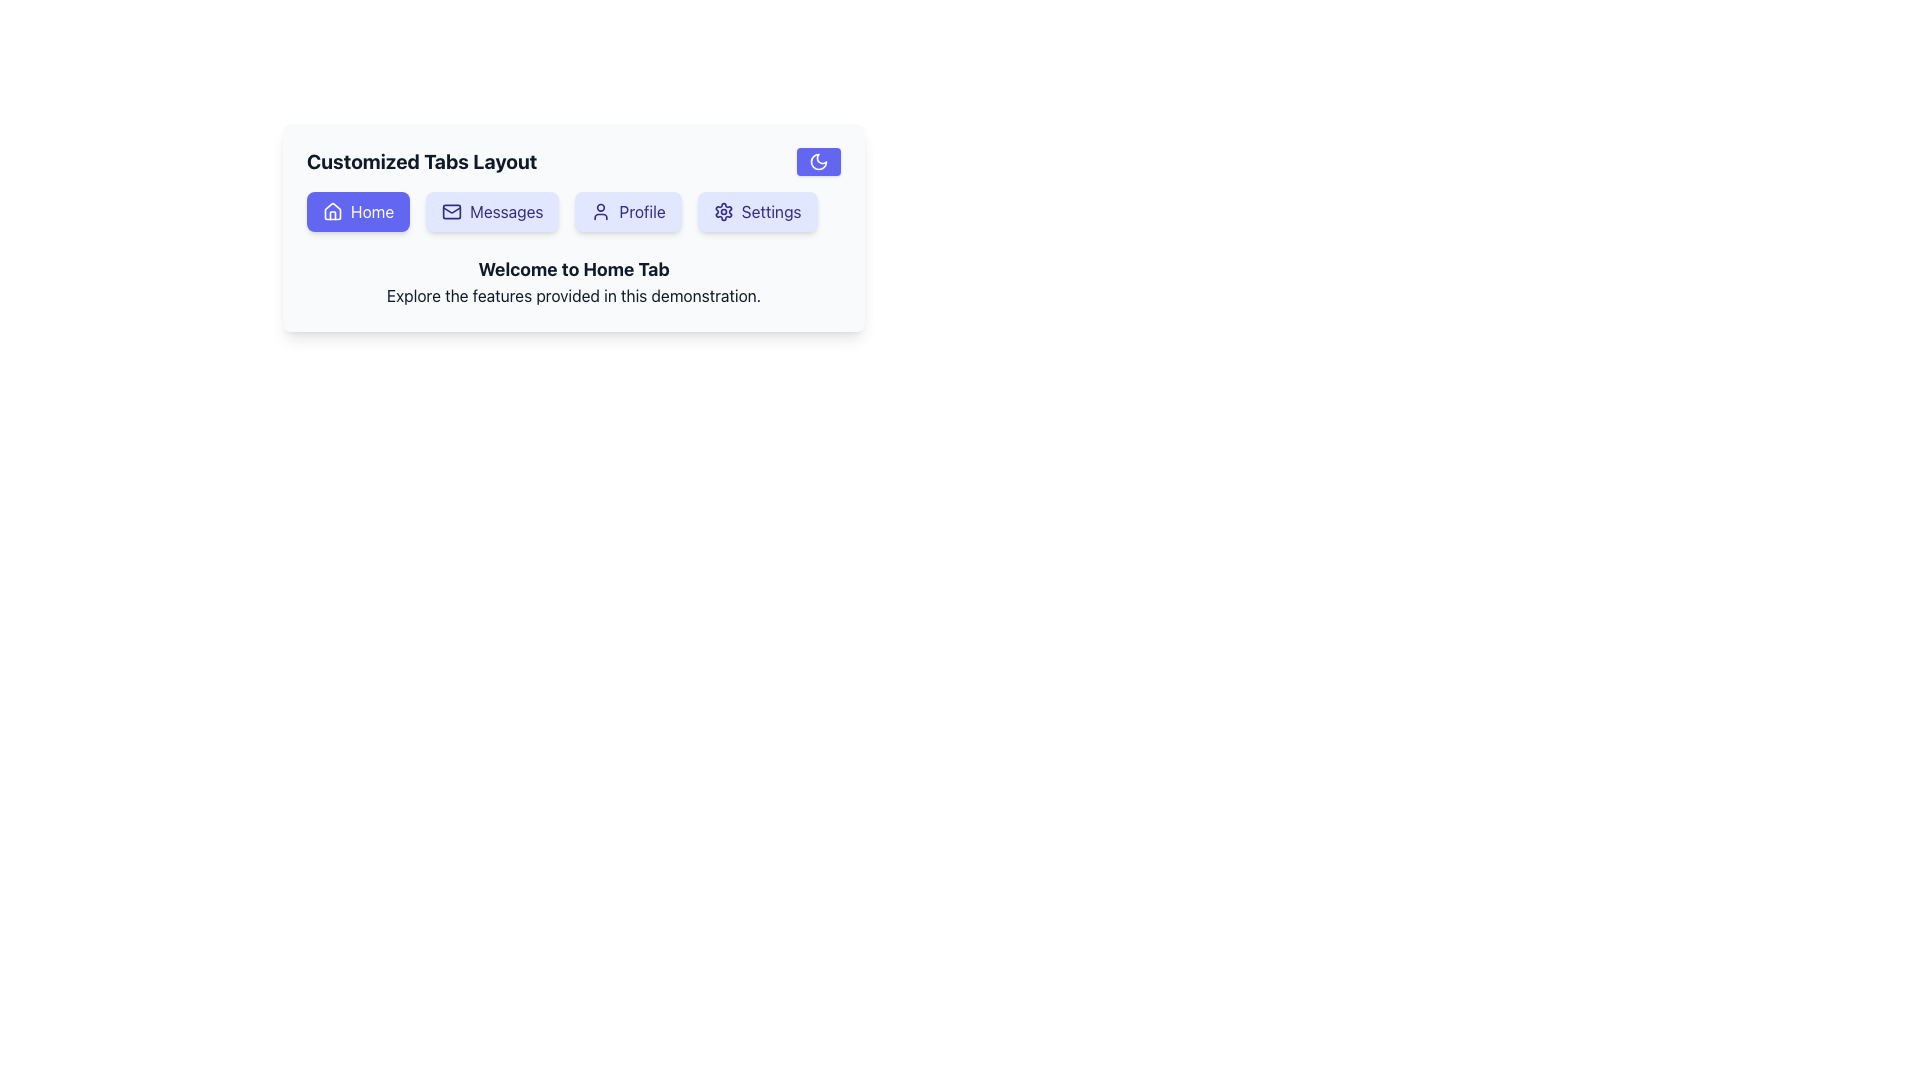  I want to click on the button containing the 'Profile' text label, which is the third item in the navigation bar, so click(642, 212).